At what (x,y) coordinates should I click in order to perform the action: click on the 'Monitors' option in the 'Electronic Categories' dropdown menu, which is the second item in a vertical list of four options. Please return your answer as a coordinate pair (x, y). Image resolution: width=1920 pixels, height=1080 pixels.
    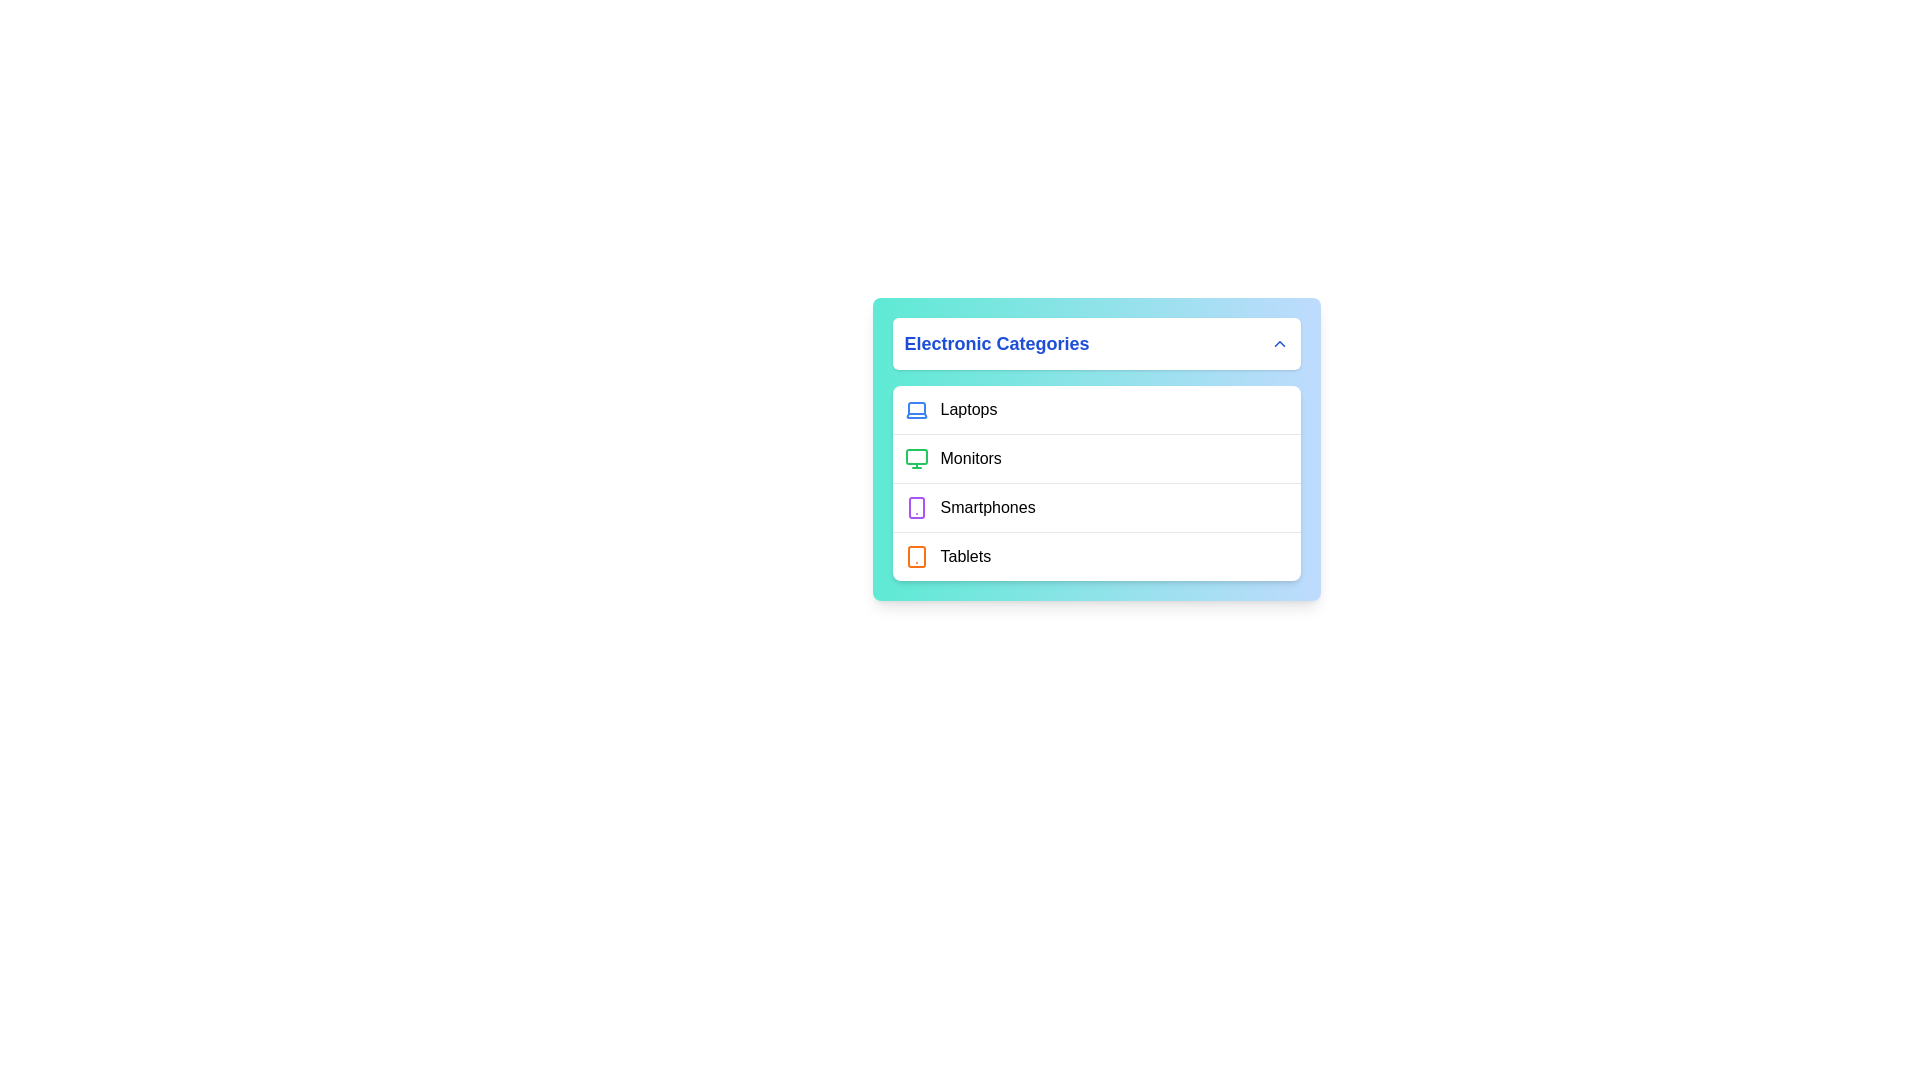
    Looking at the image, I should click on (1095, 458).